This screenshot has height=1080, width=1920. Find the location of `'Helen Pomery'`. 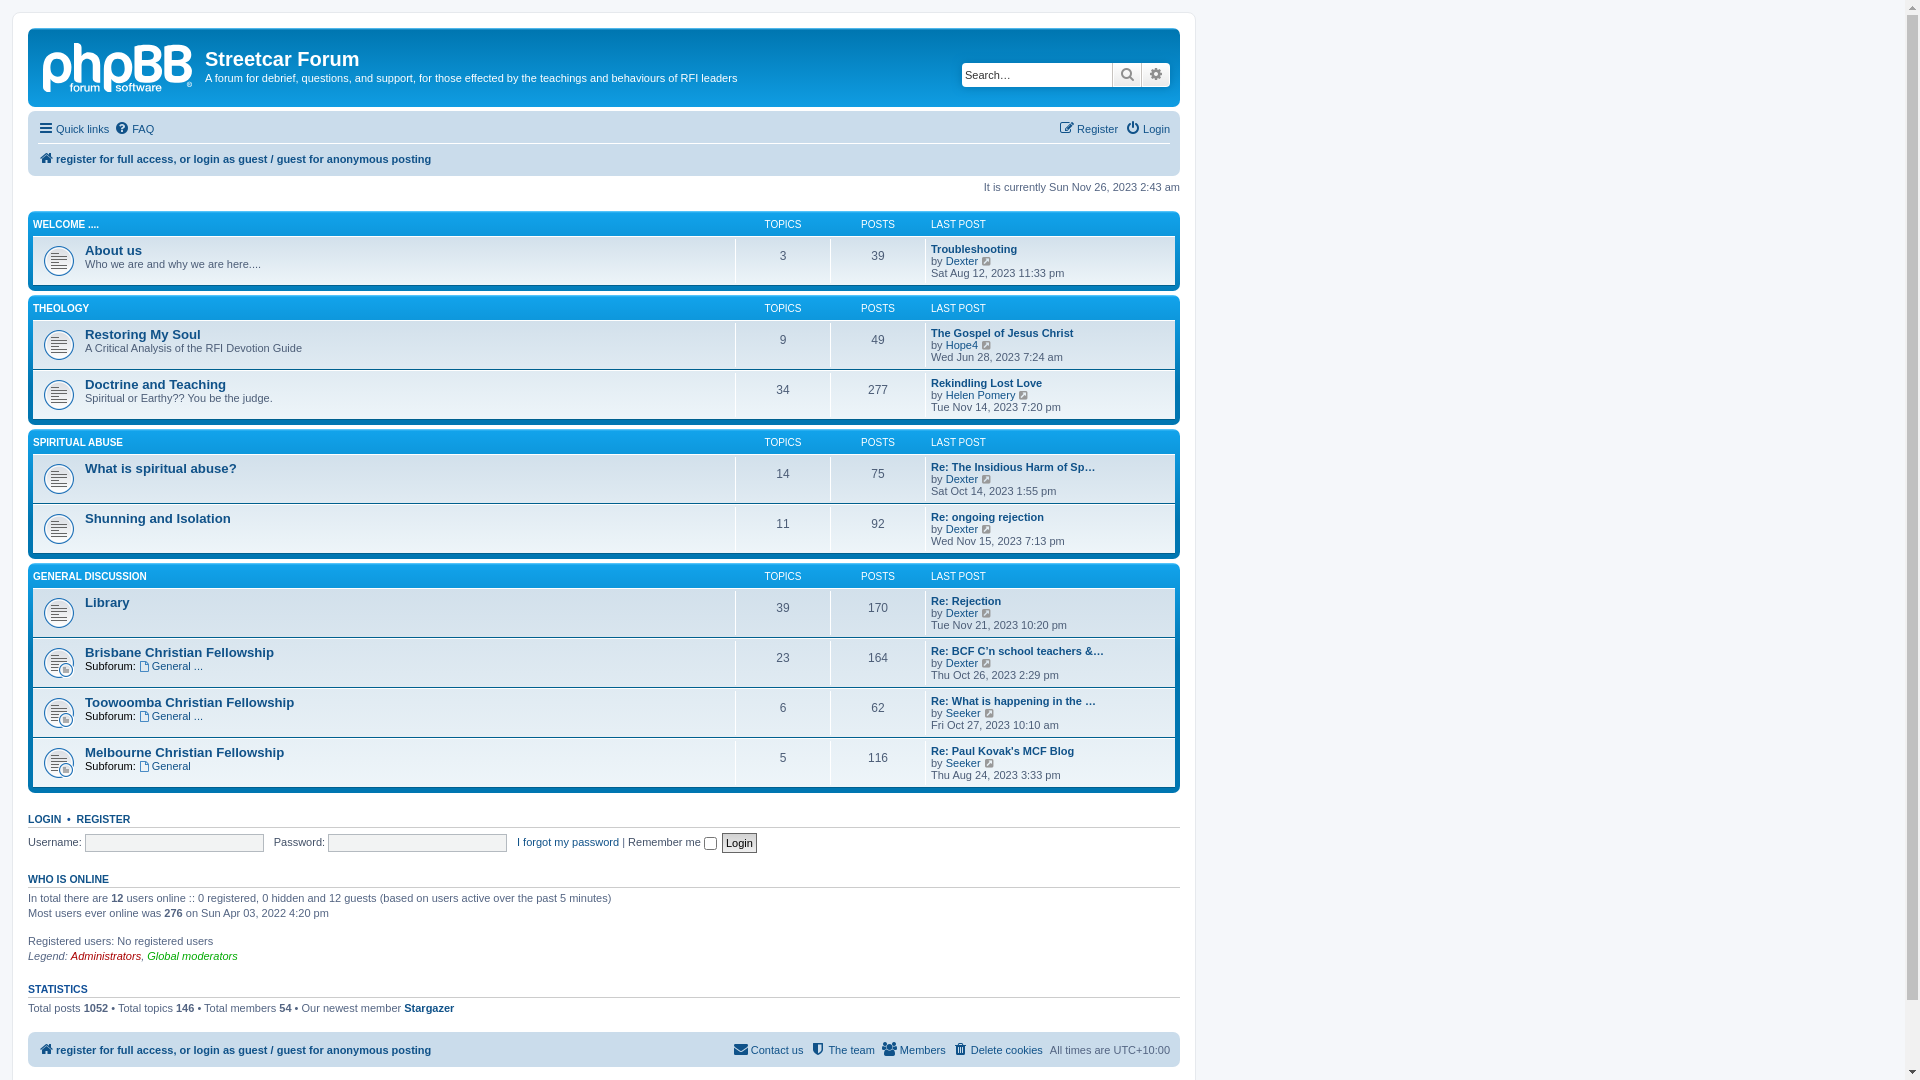

'Helen Pomery' is located at coordinates (980, 394).